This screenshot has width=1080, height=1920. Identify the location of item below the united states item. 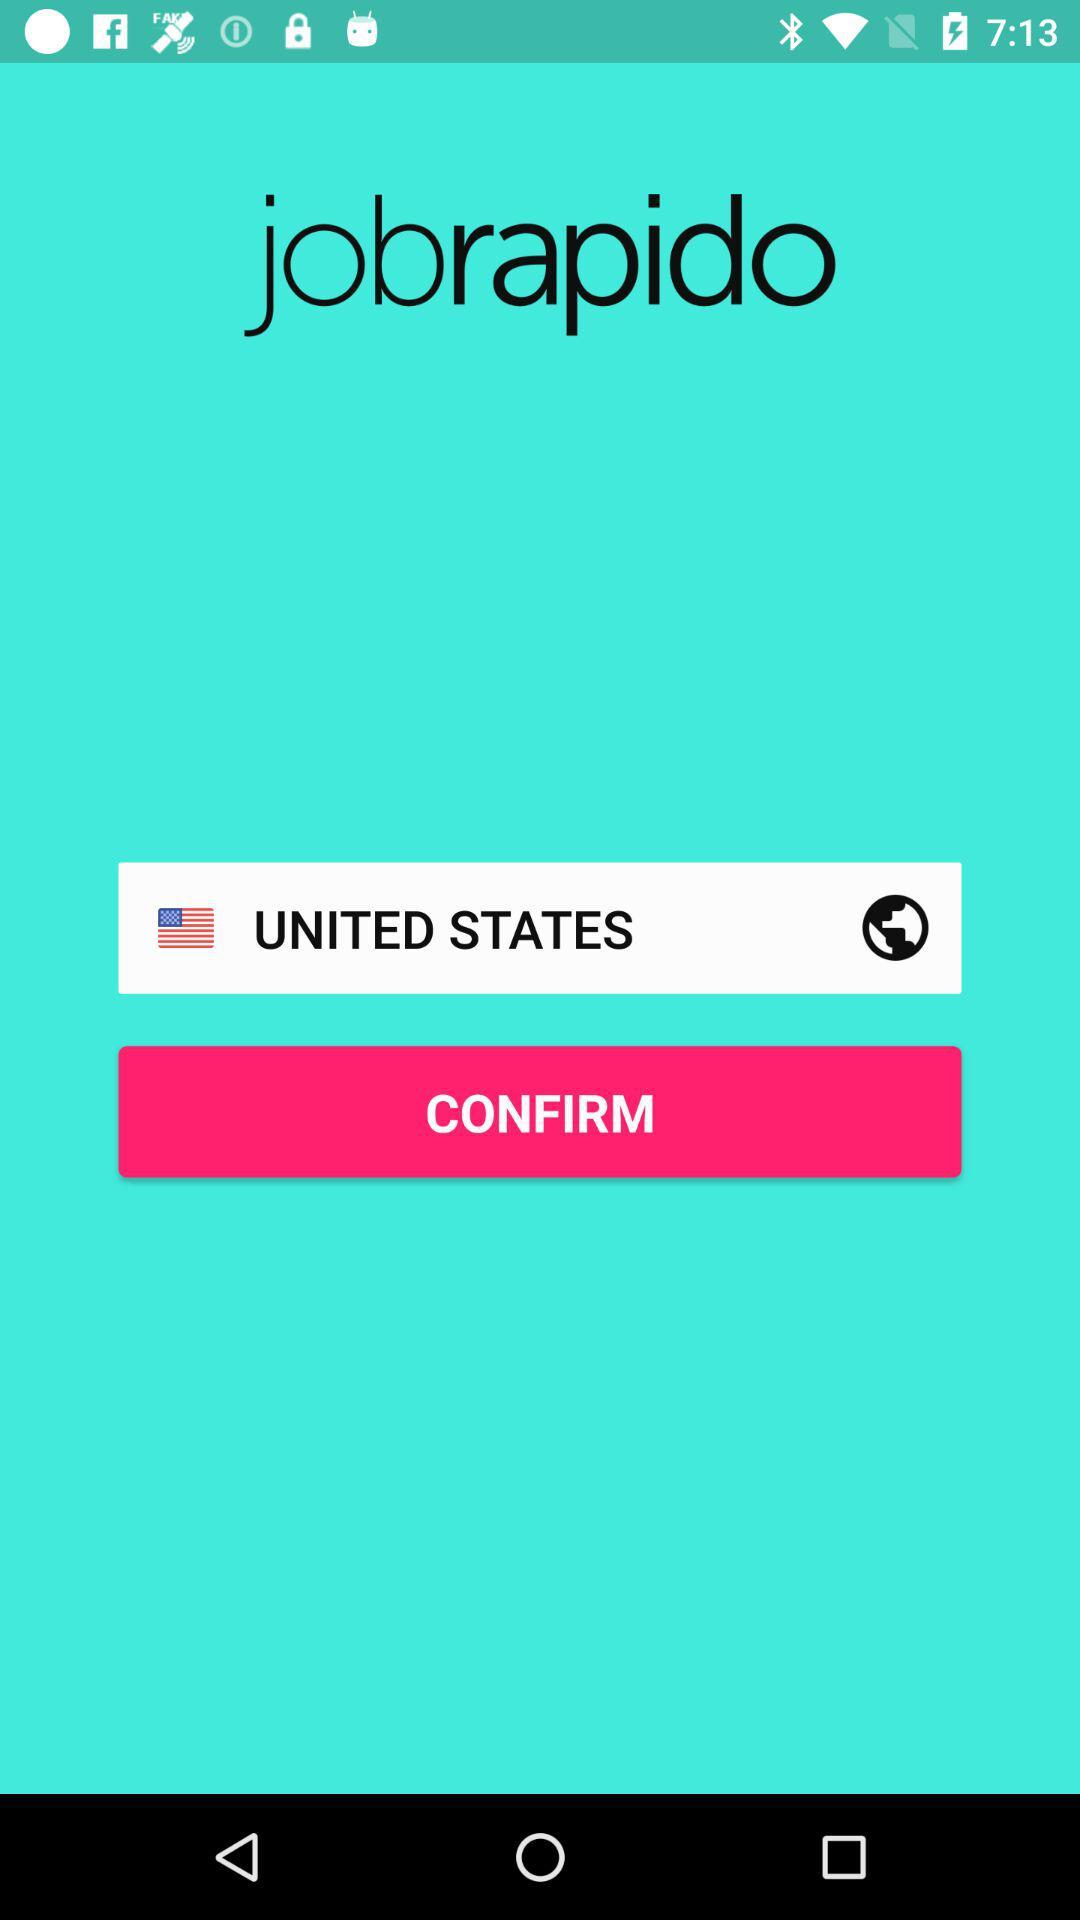
(540, 1110).